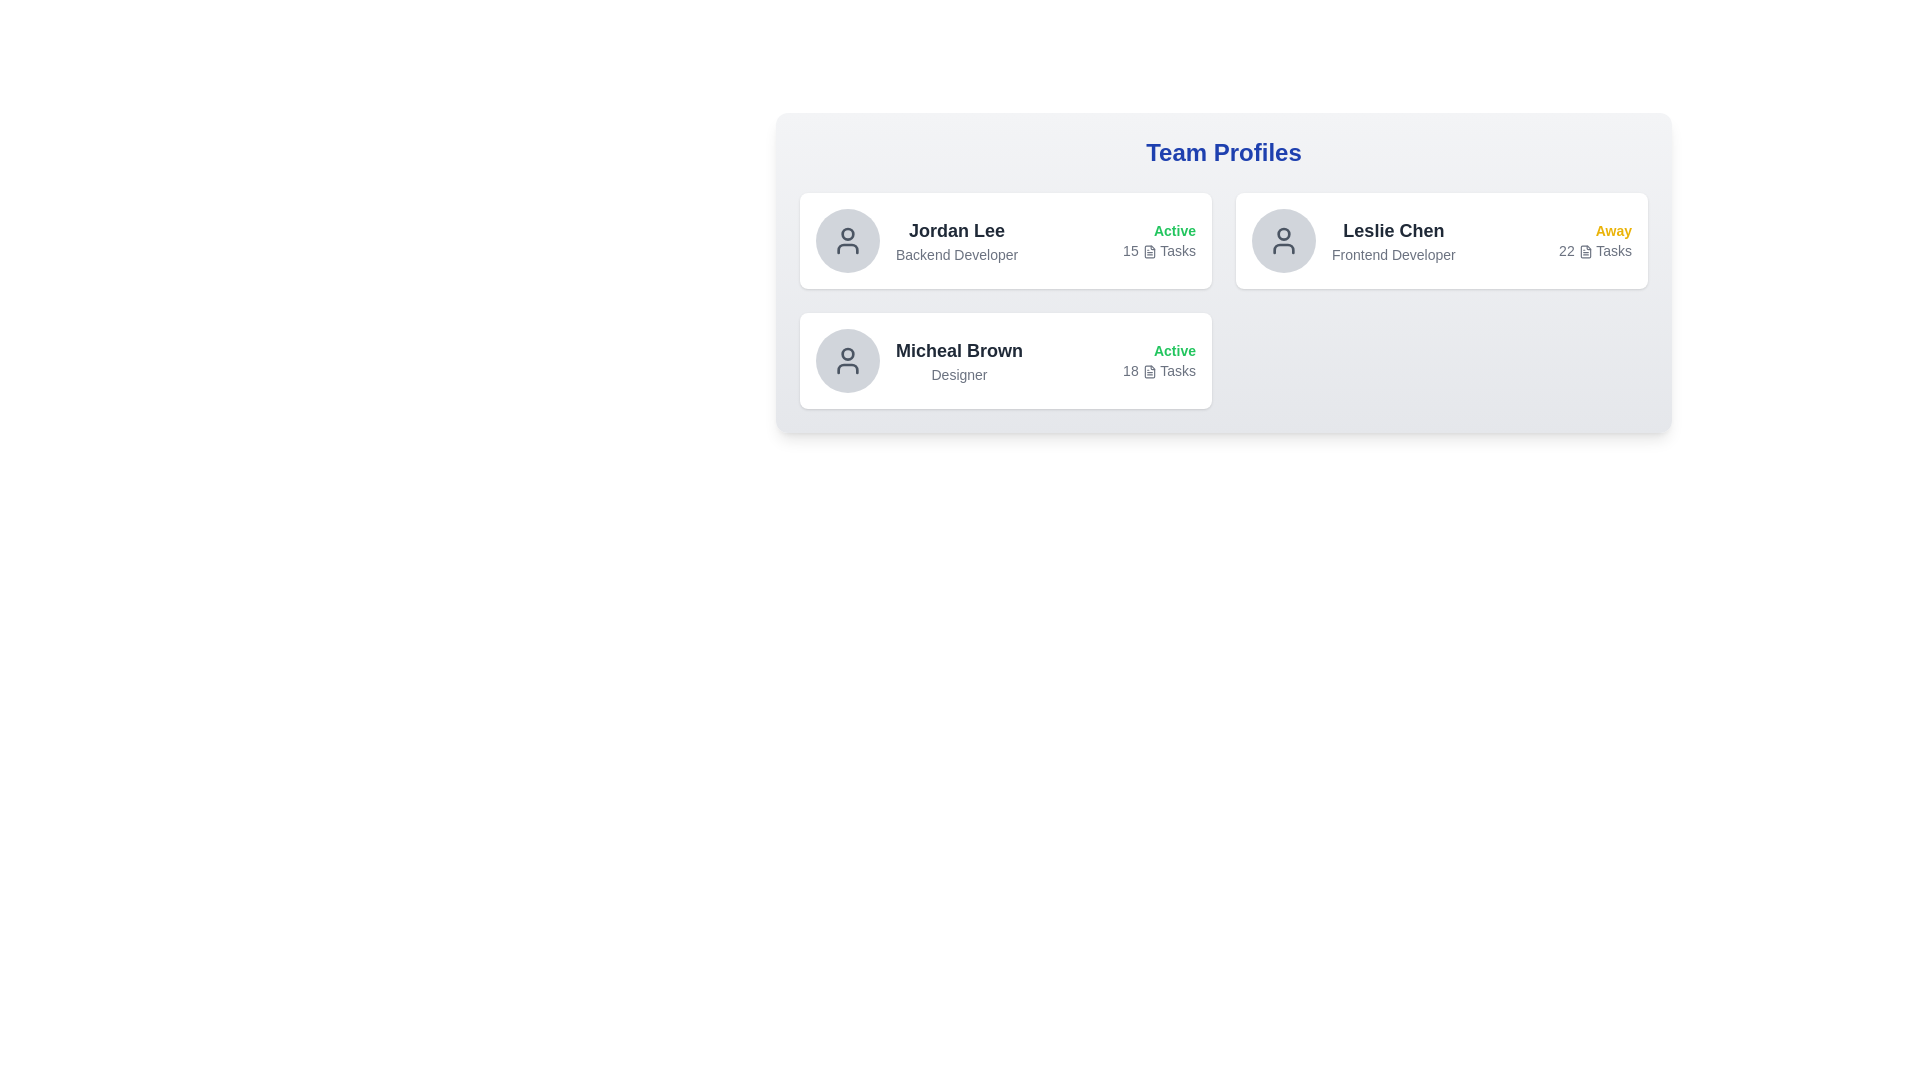 The width and height of the screenshot is (1920, 1080). I want to click on the Avatar placeholder representing the individual associated with the card for the second entry in the team profiles list, located to the left of the text area containing 'Micheal Brown' and 'Designer', so click(848, 361).